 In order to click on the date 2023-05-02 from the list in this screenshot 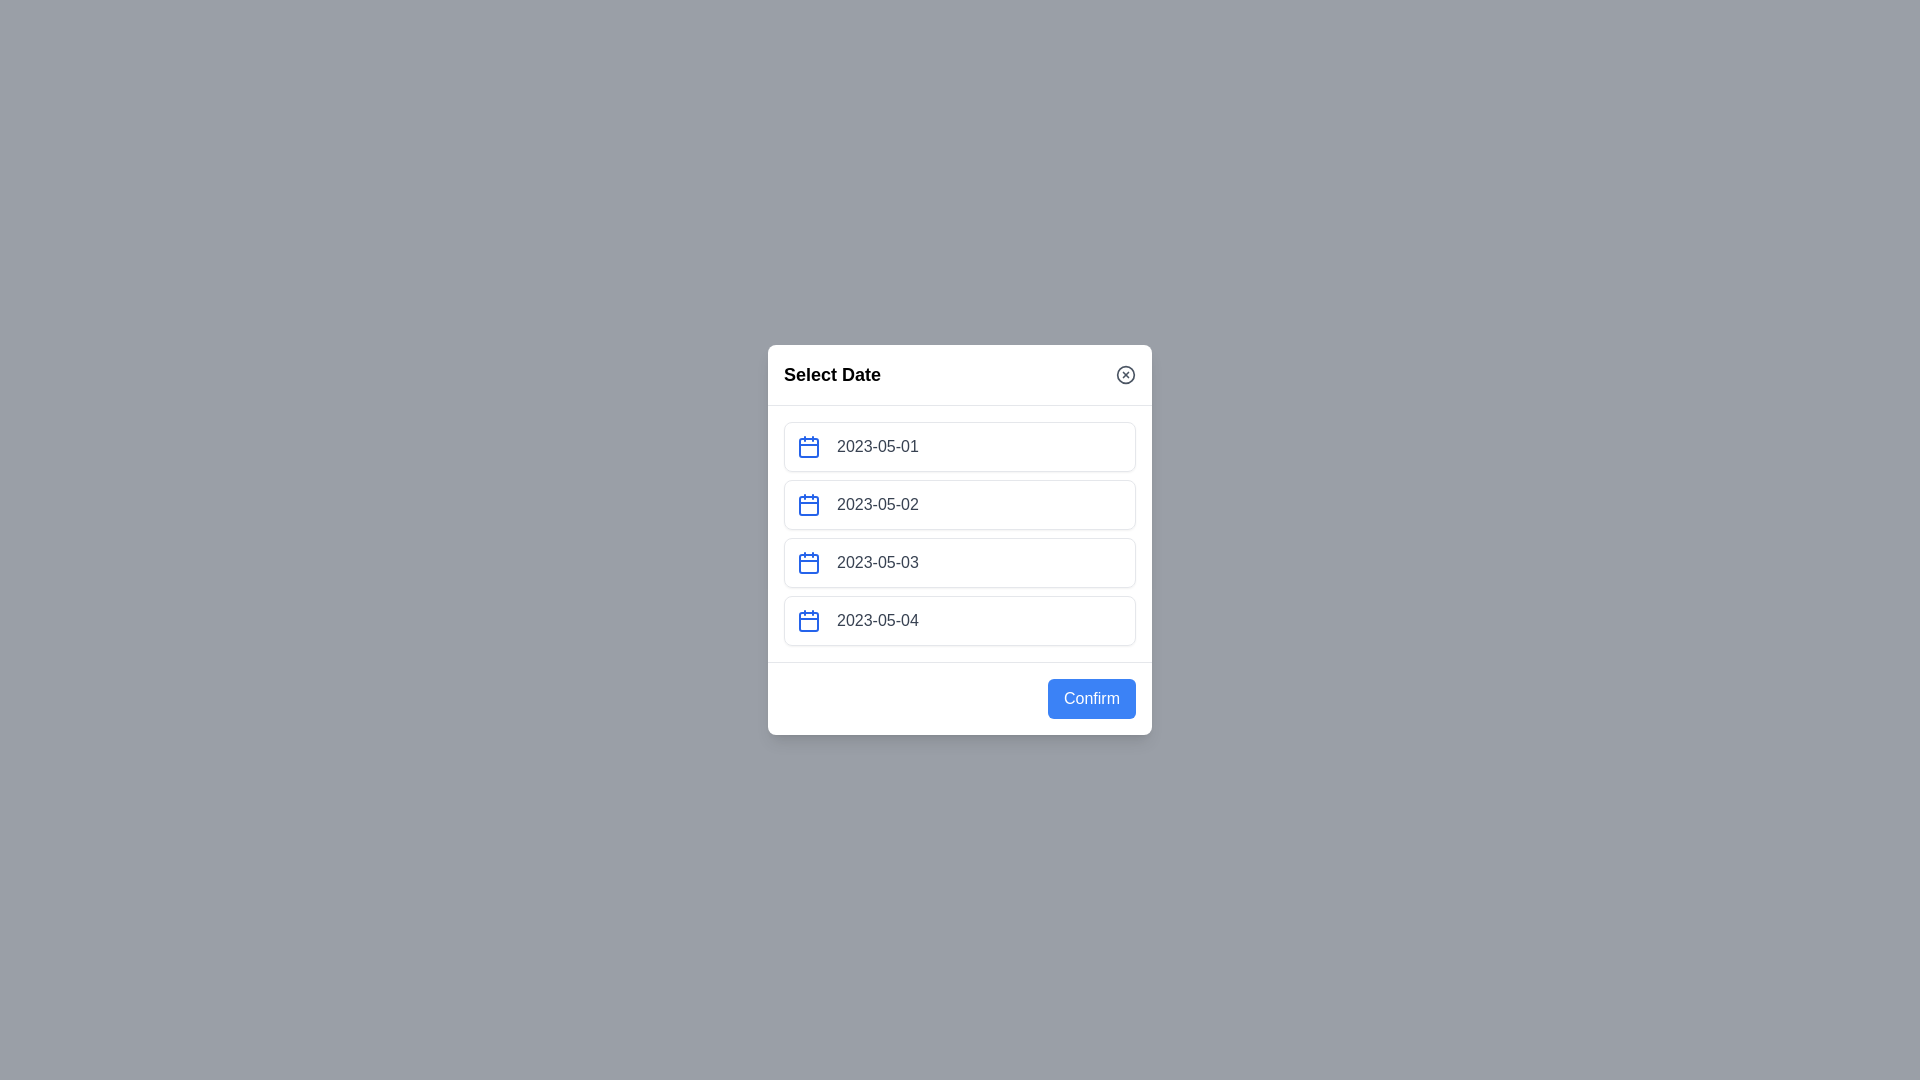, I will do `click(960, 504)`.